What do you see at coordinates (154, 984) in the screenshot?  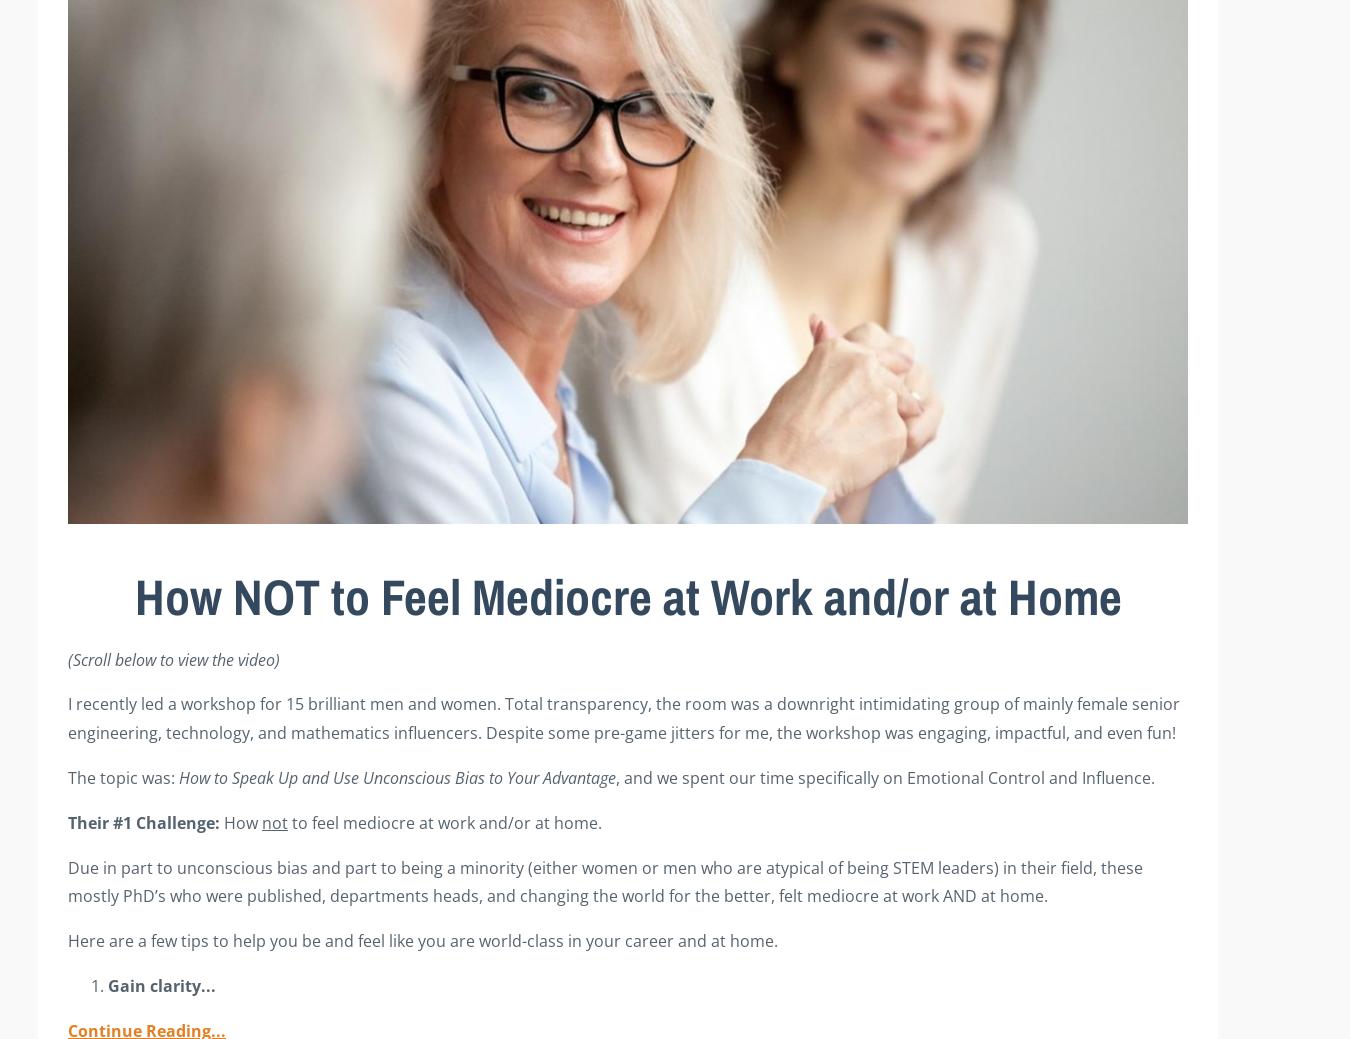 I see `'Gain clarity'` at bounding box center [154, 984].